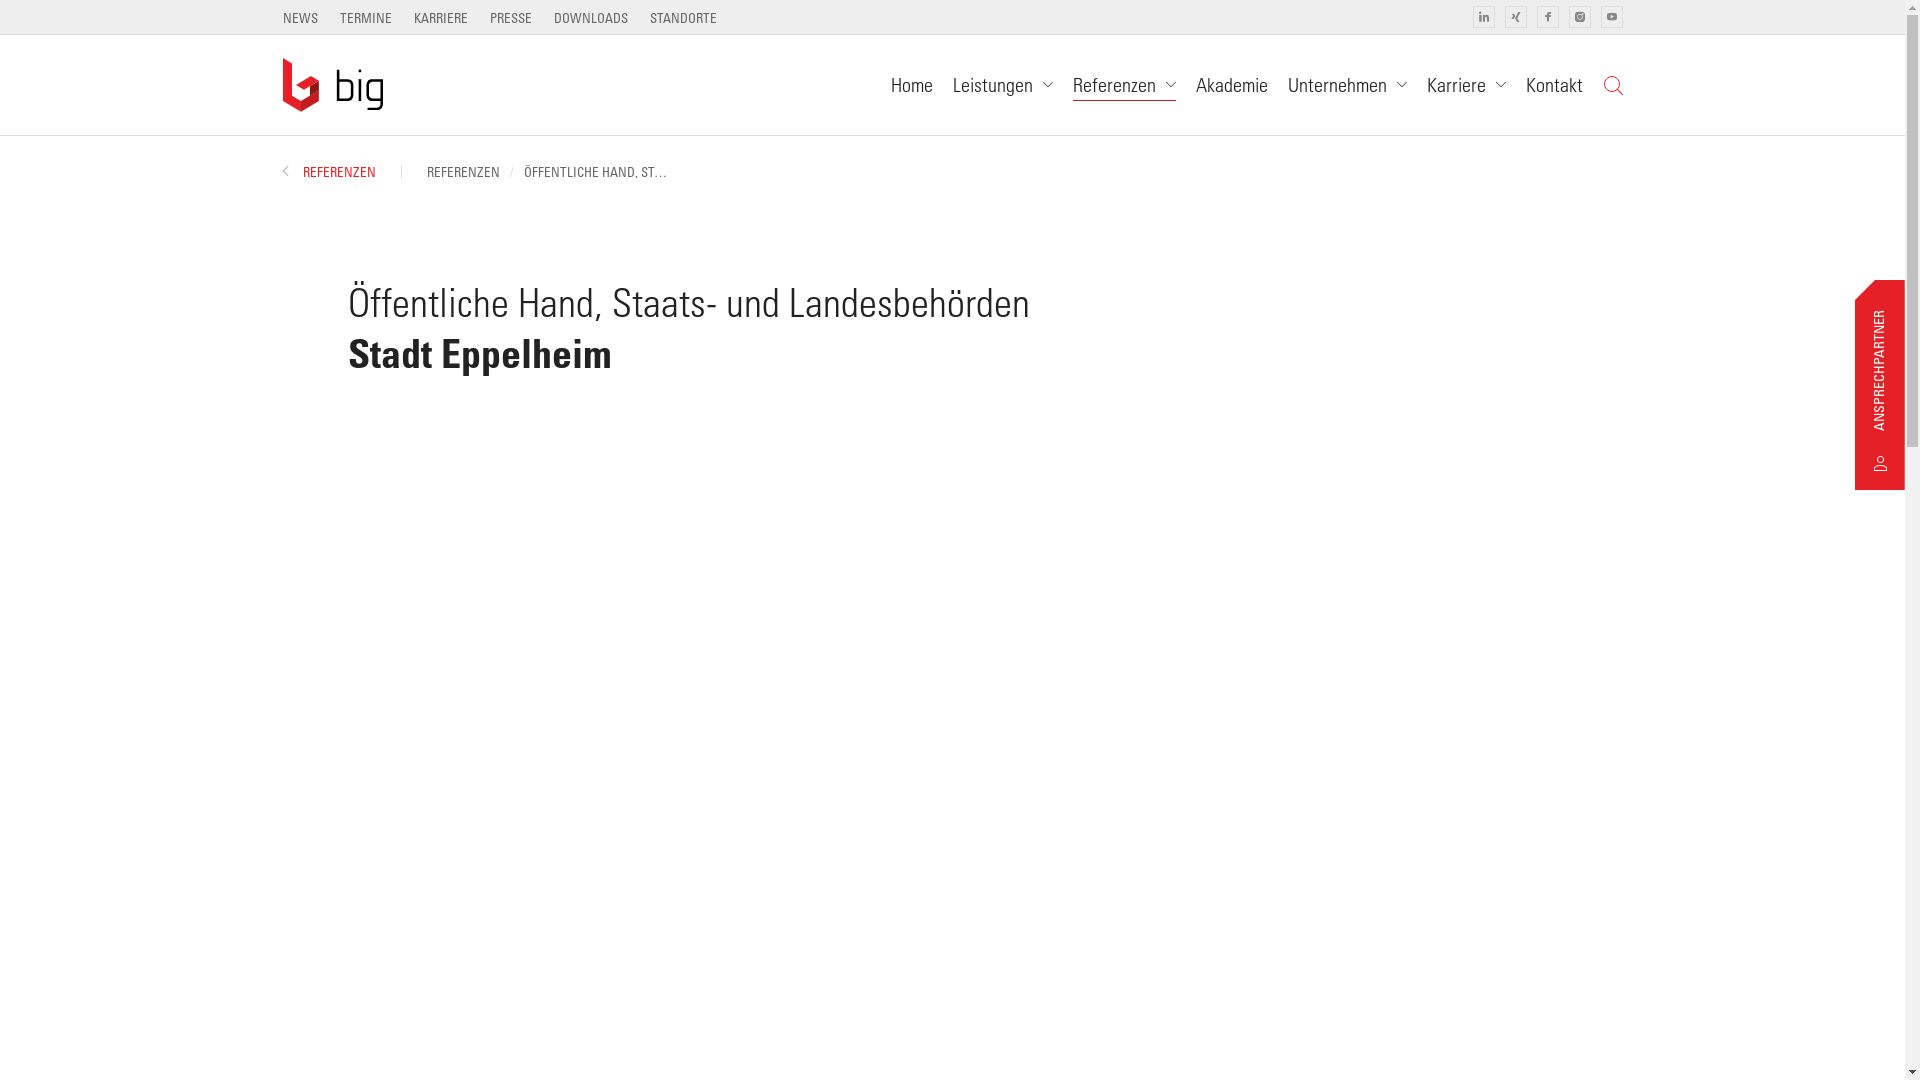  I want to click on 'PRESSE', so click(510, 17).